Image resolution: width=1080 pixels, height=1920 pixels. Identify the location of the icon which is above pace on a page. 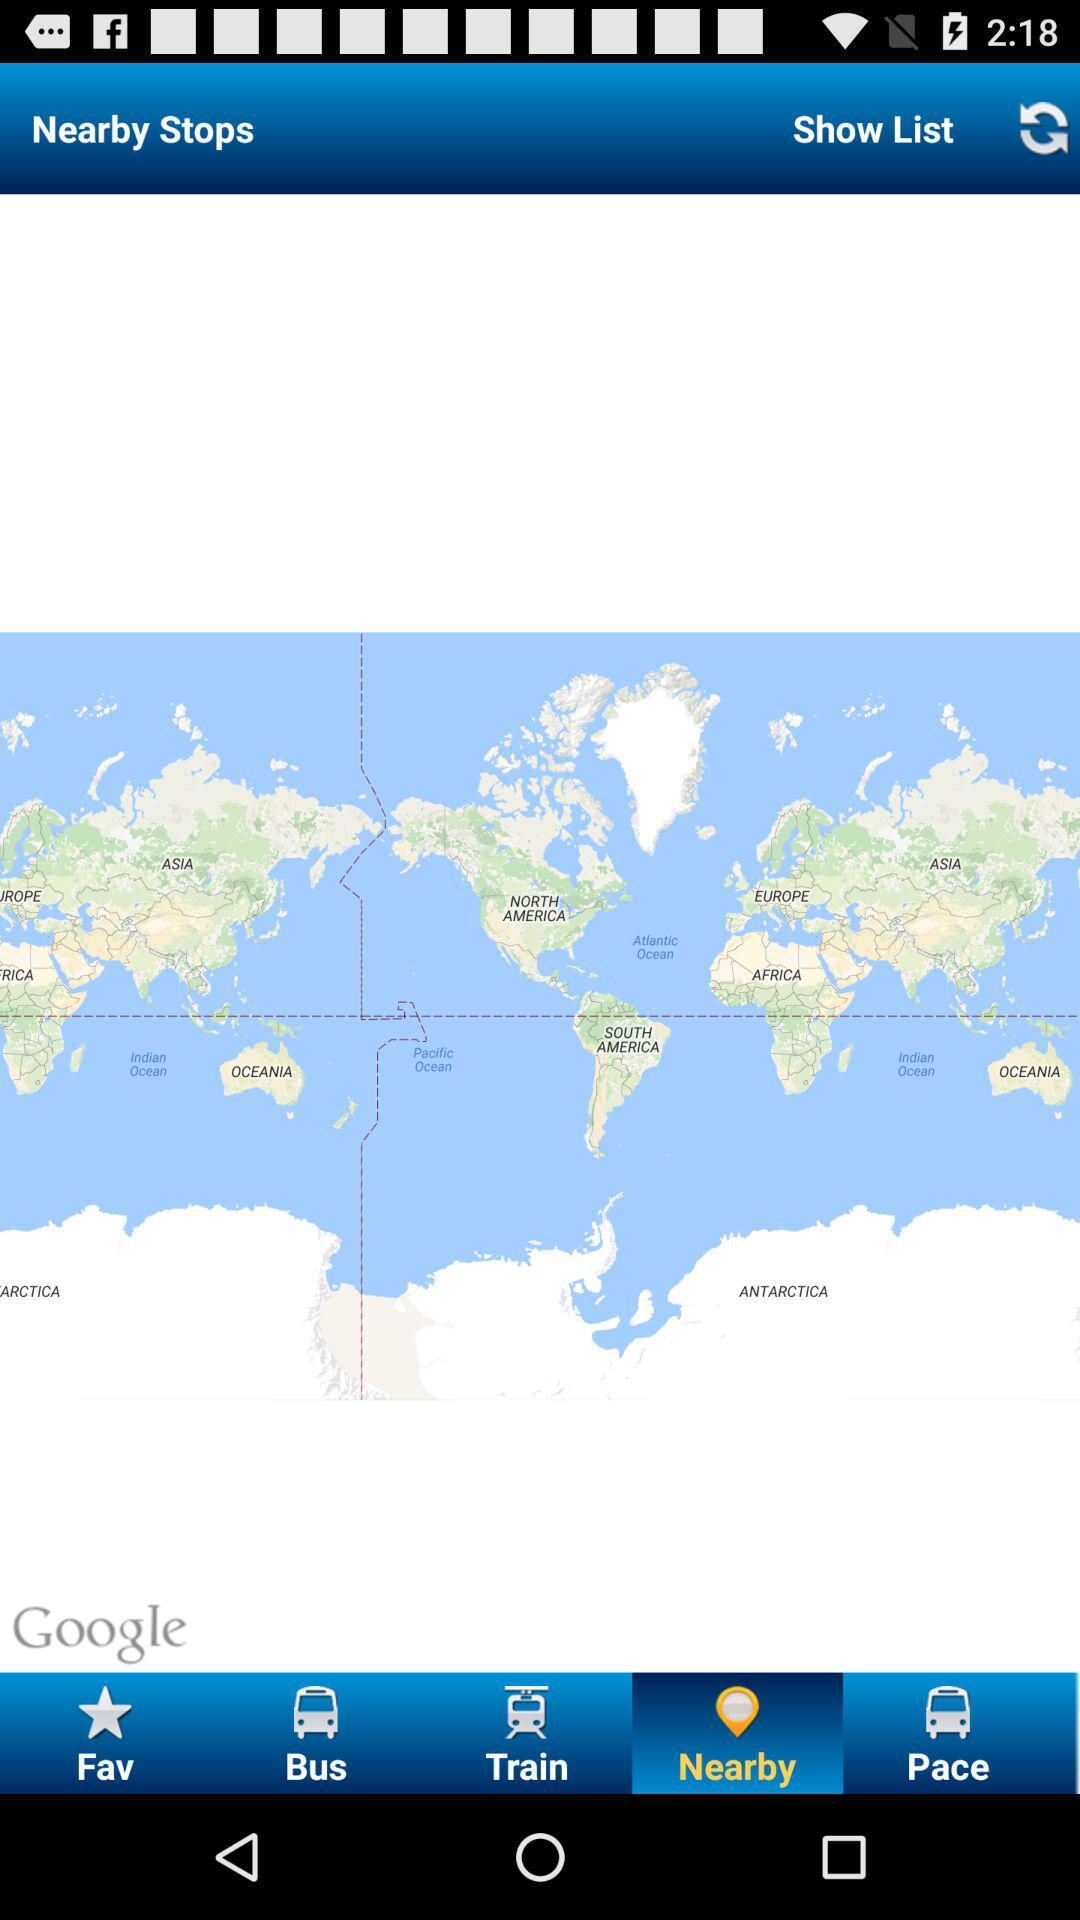
(947, 1711).